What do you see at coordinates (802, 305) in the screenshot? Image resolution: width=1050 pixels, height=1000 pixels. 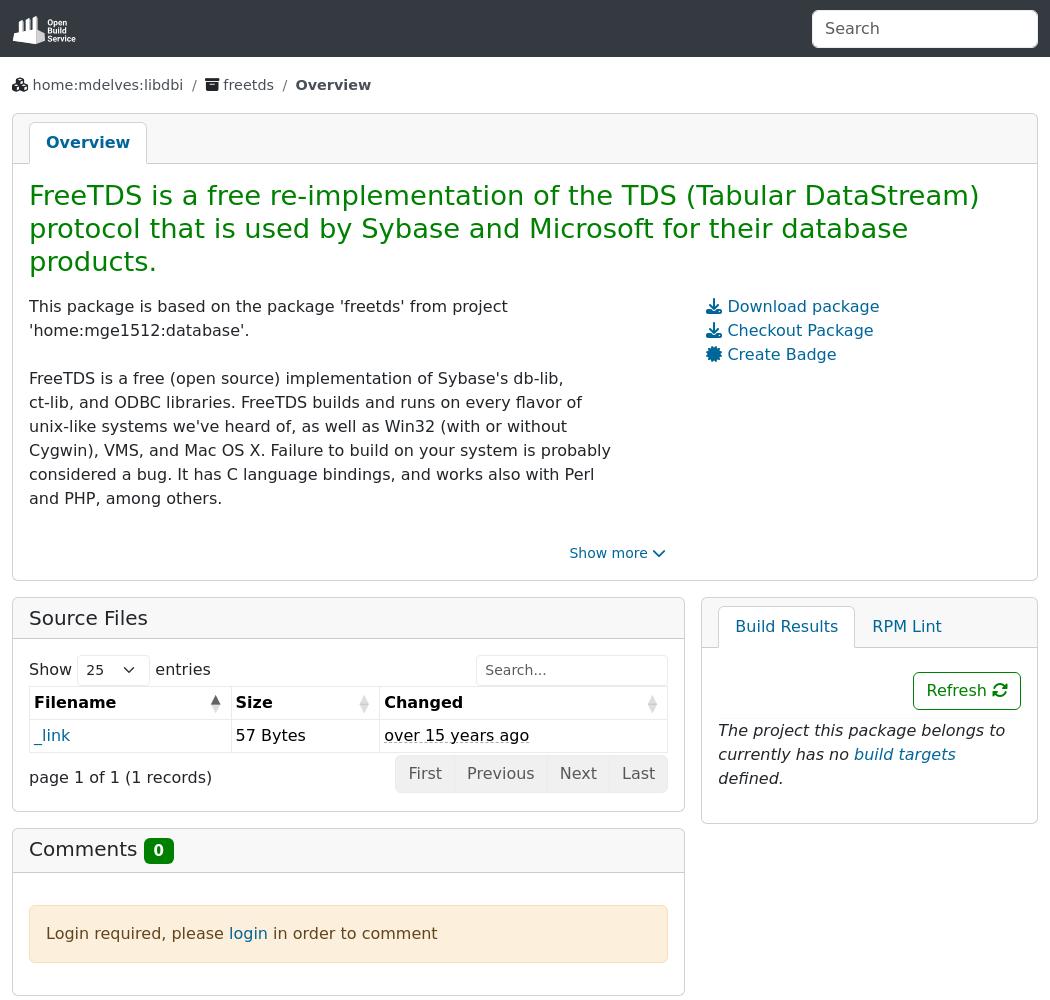 I see `'Download package'` at bounding box center [802, 305].